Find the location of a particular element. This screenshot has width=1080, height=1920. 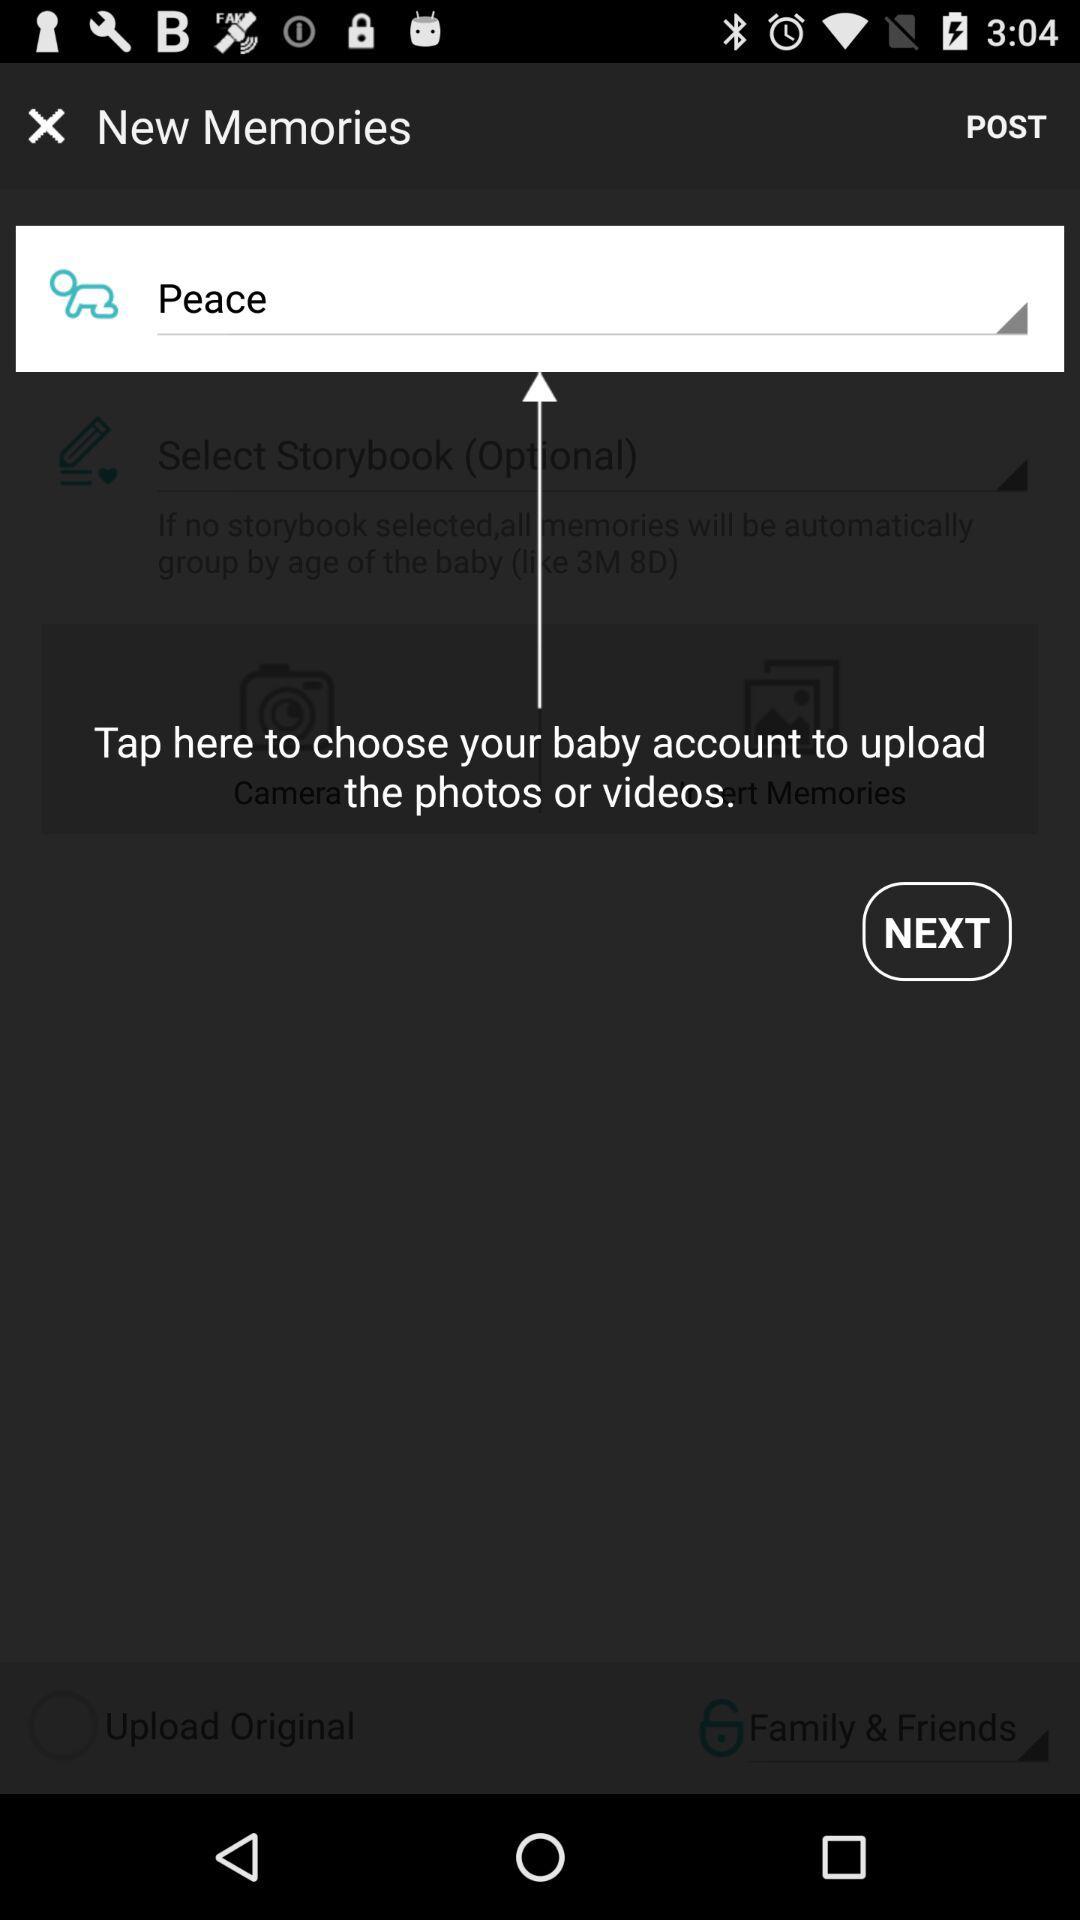

item below the tap here to is located at coordinates (937, 930).